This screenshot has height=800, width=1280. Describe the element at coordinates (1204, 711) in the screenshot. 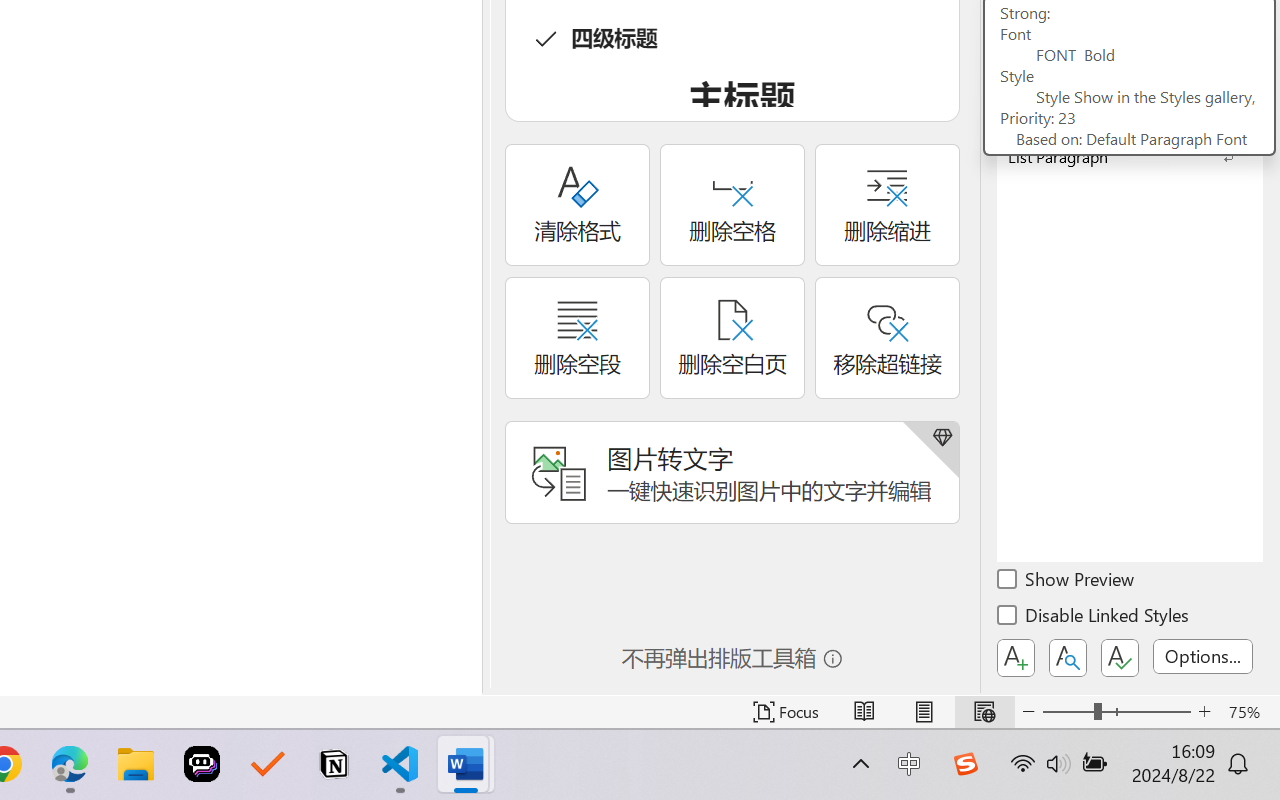

I see `'Zoom In'` at that location.